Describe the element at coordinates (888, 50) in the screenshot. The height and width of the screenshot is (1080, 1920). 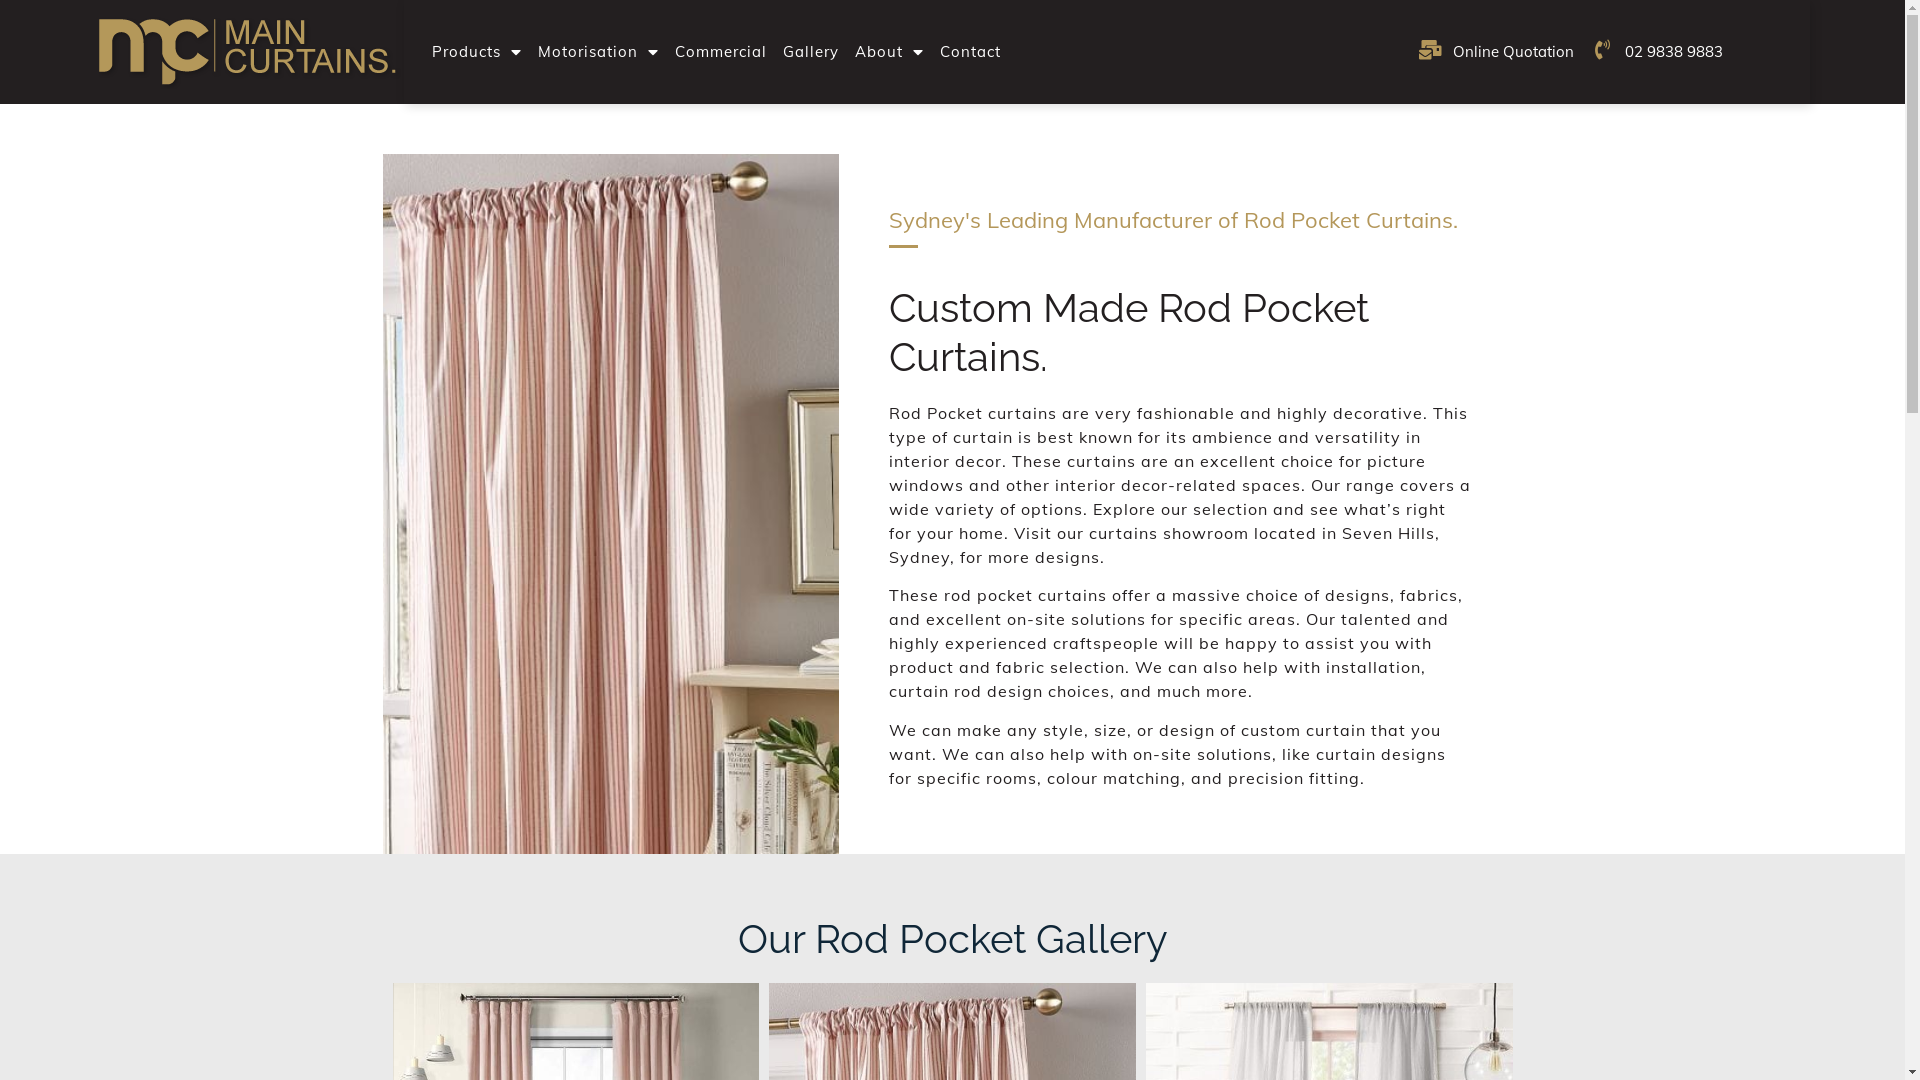
I see `'About'` at that location.